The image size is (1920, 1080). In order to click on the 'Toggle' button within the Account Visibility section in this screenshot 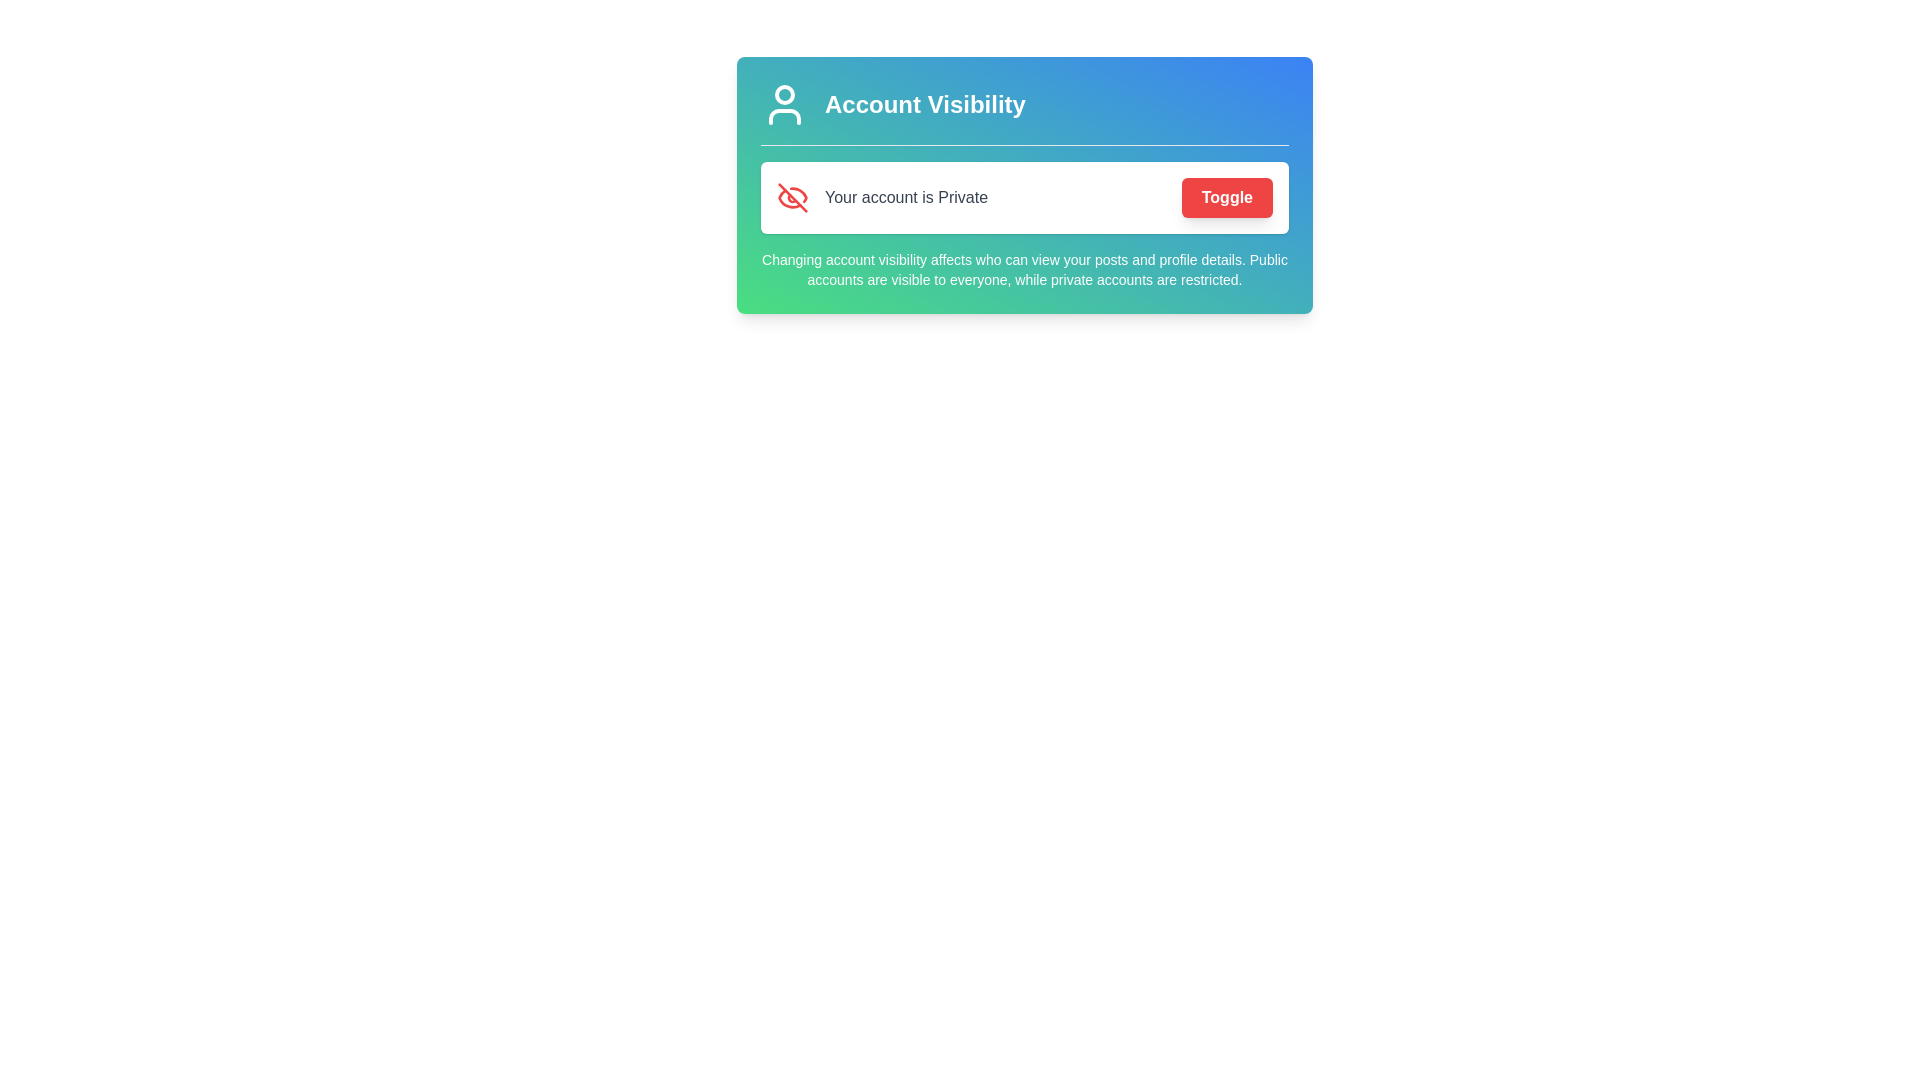, I will do `click(1025, 197)`.